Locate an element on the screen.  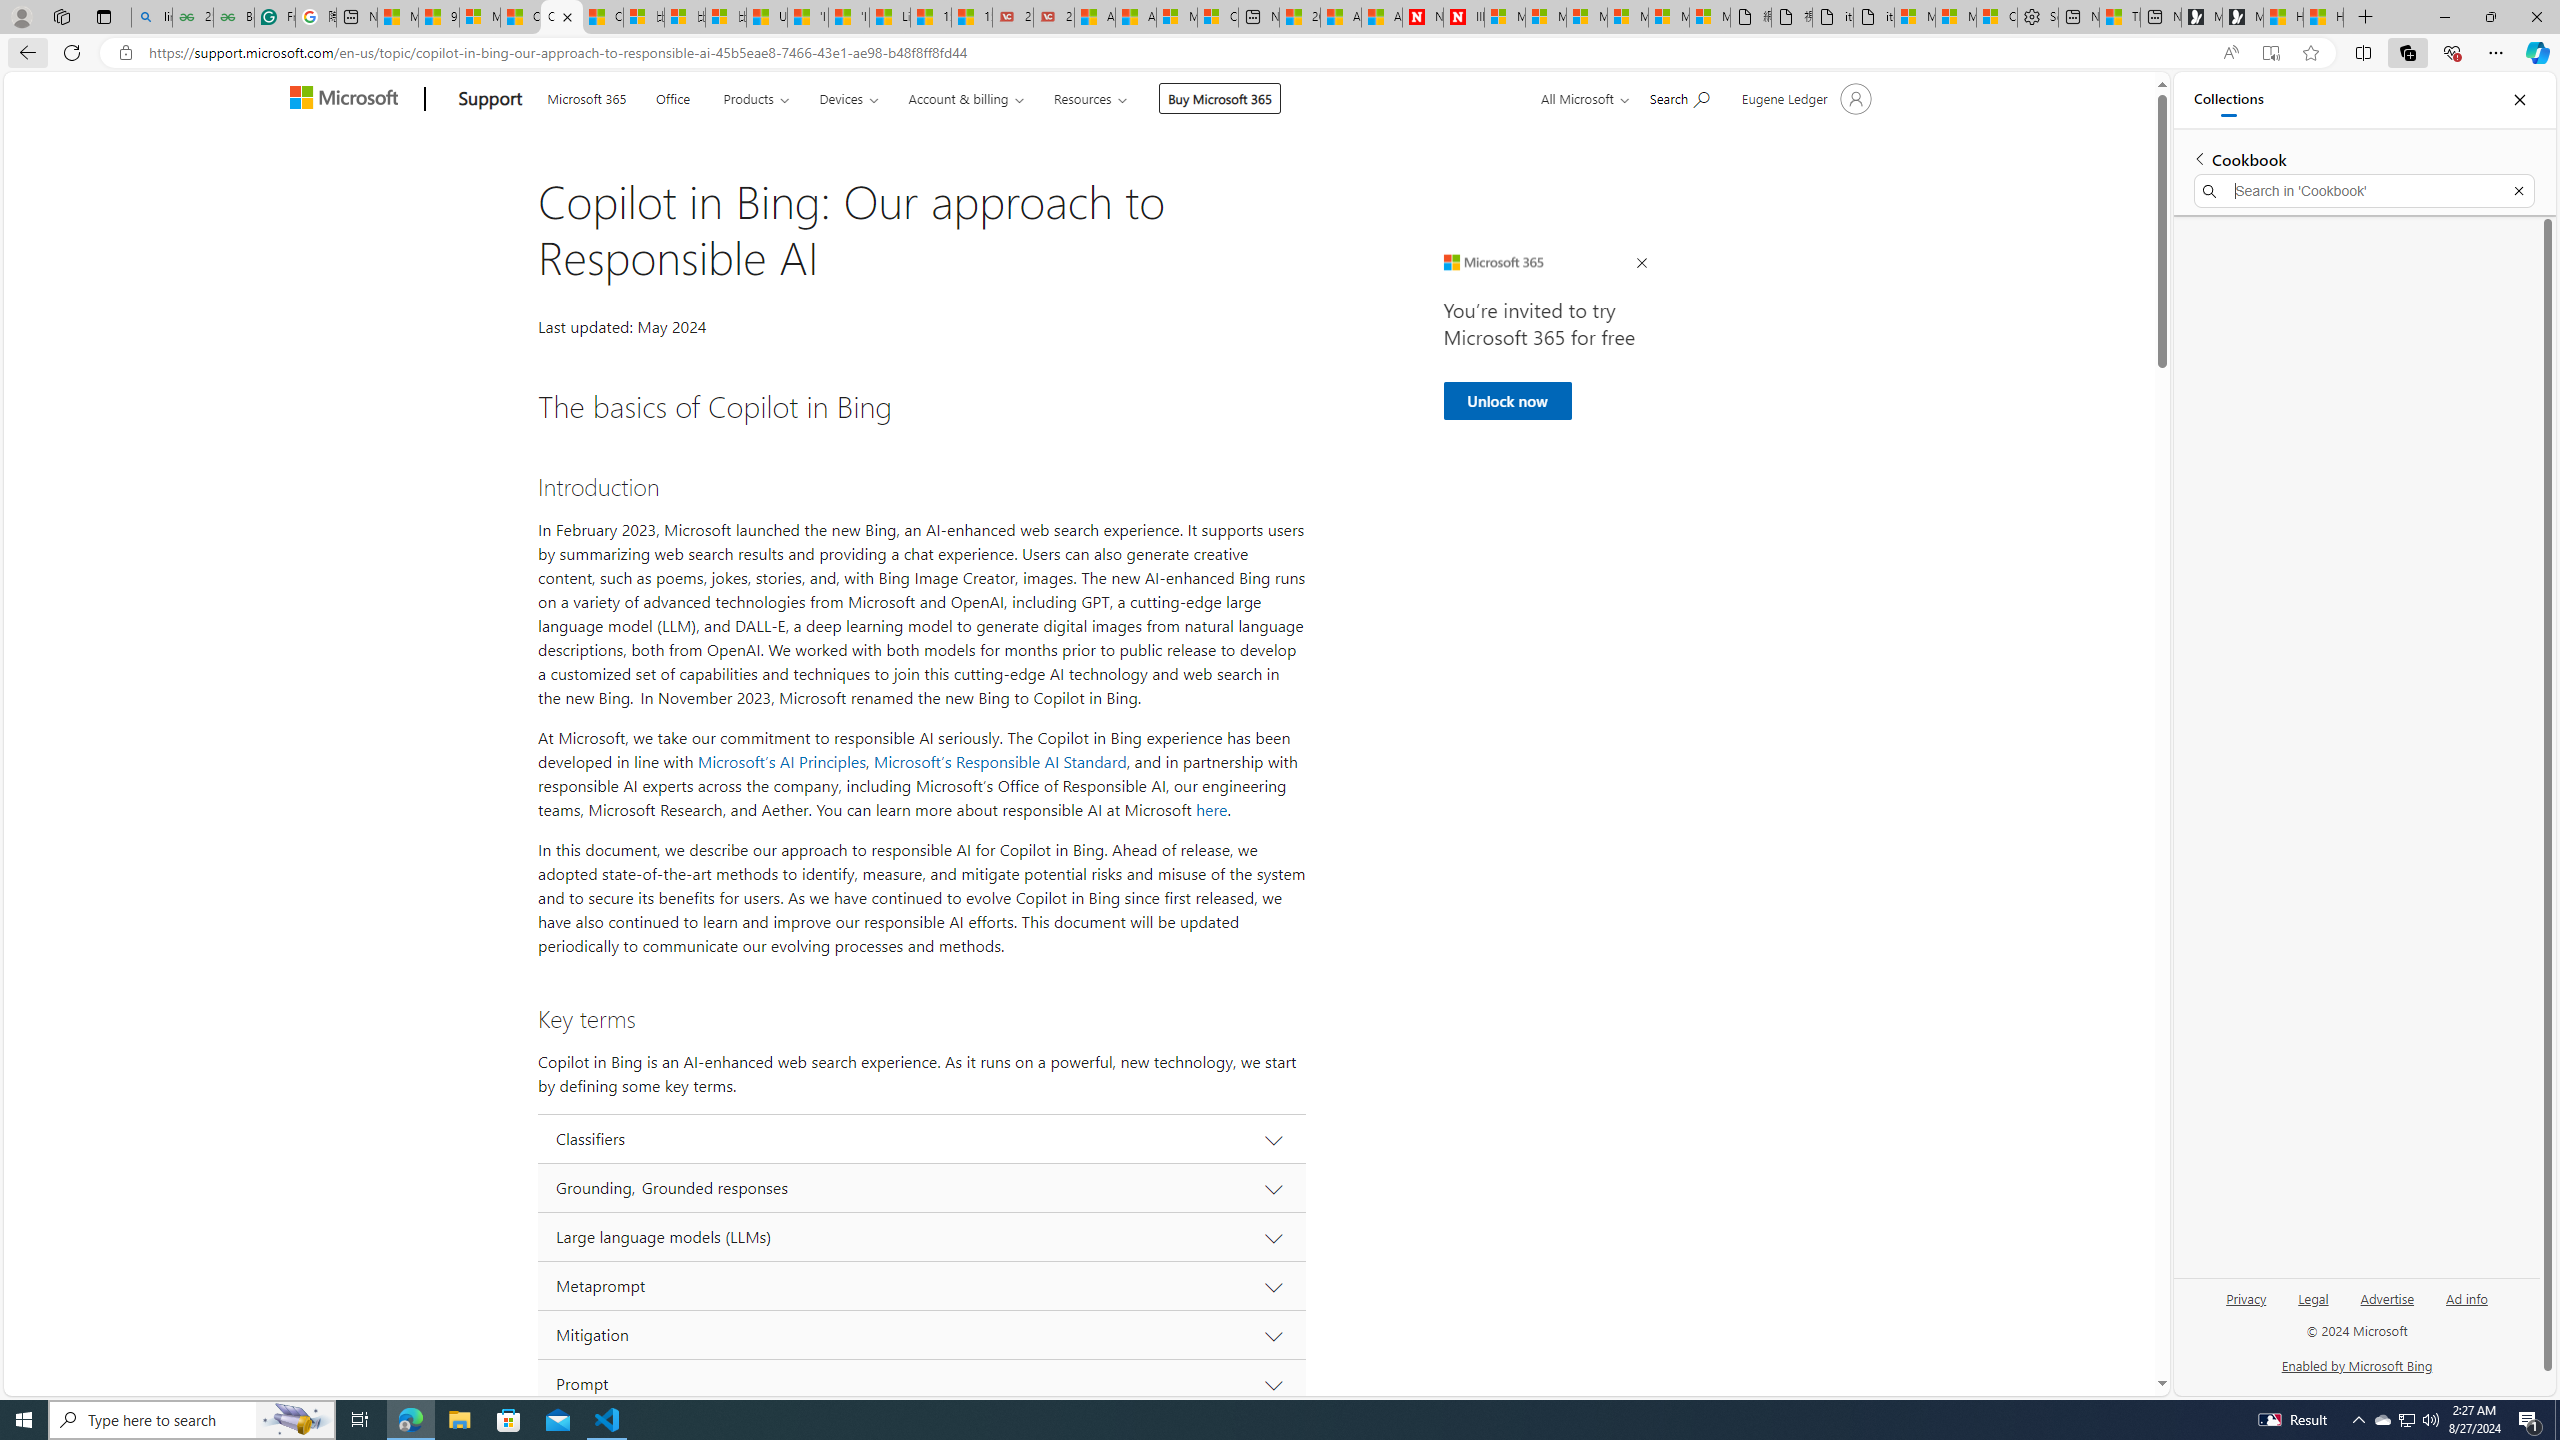
'Search in ' is located at coordinates (2364, 191).